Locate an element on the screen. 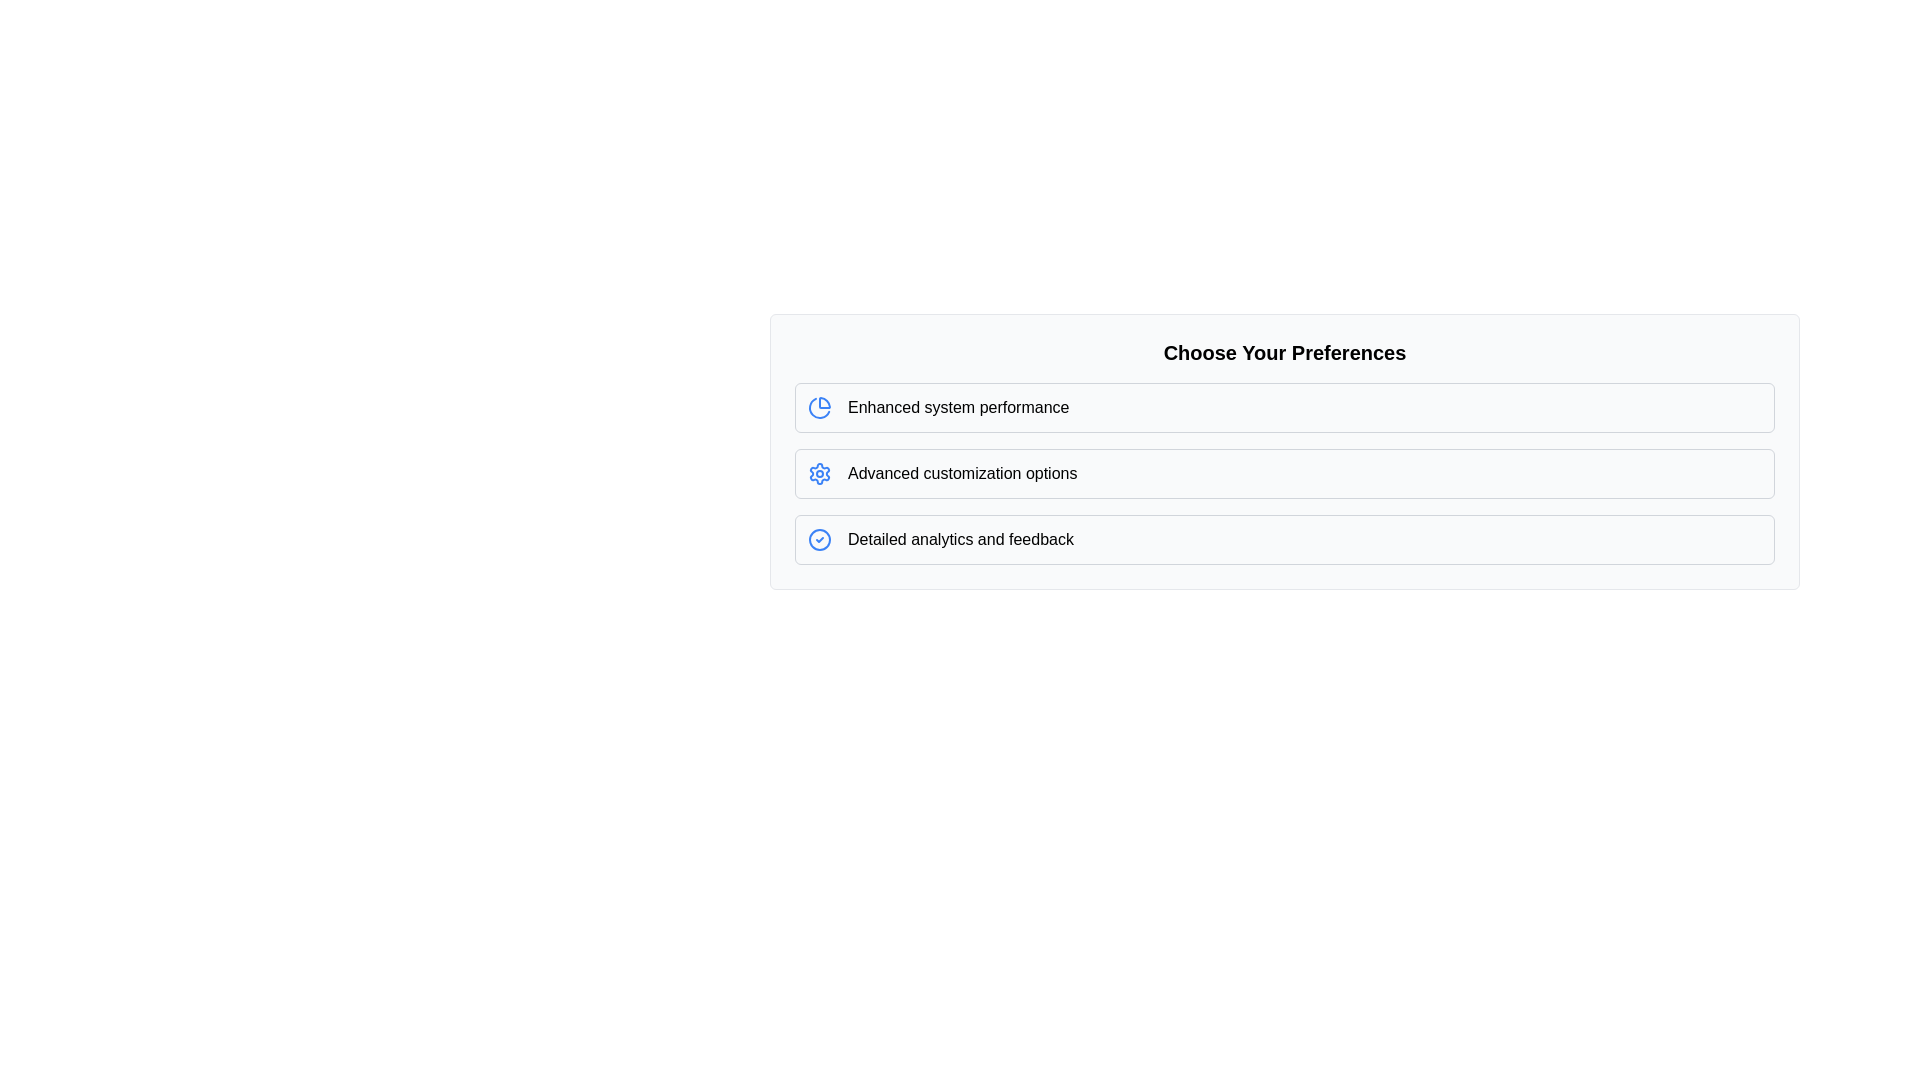 The width and height of the screenshot is (1920, 1080). the 'Advanced customization options' selectable item in the list is located at coordinates (1285, 474).